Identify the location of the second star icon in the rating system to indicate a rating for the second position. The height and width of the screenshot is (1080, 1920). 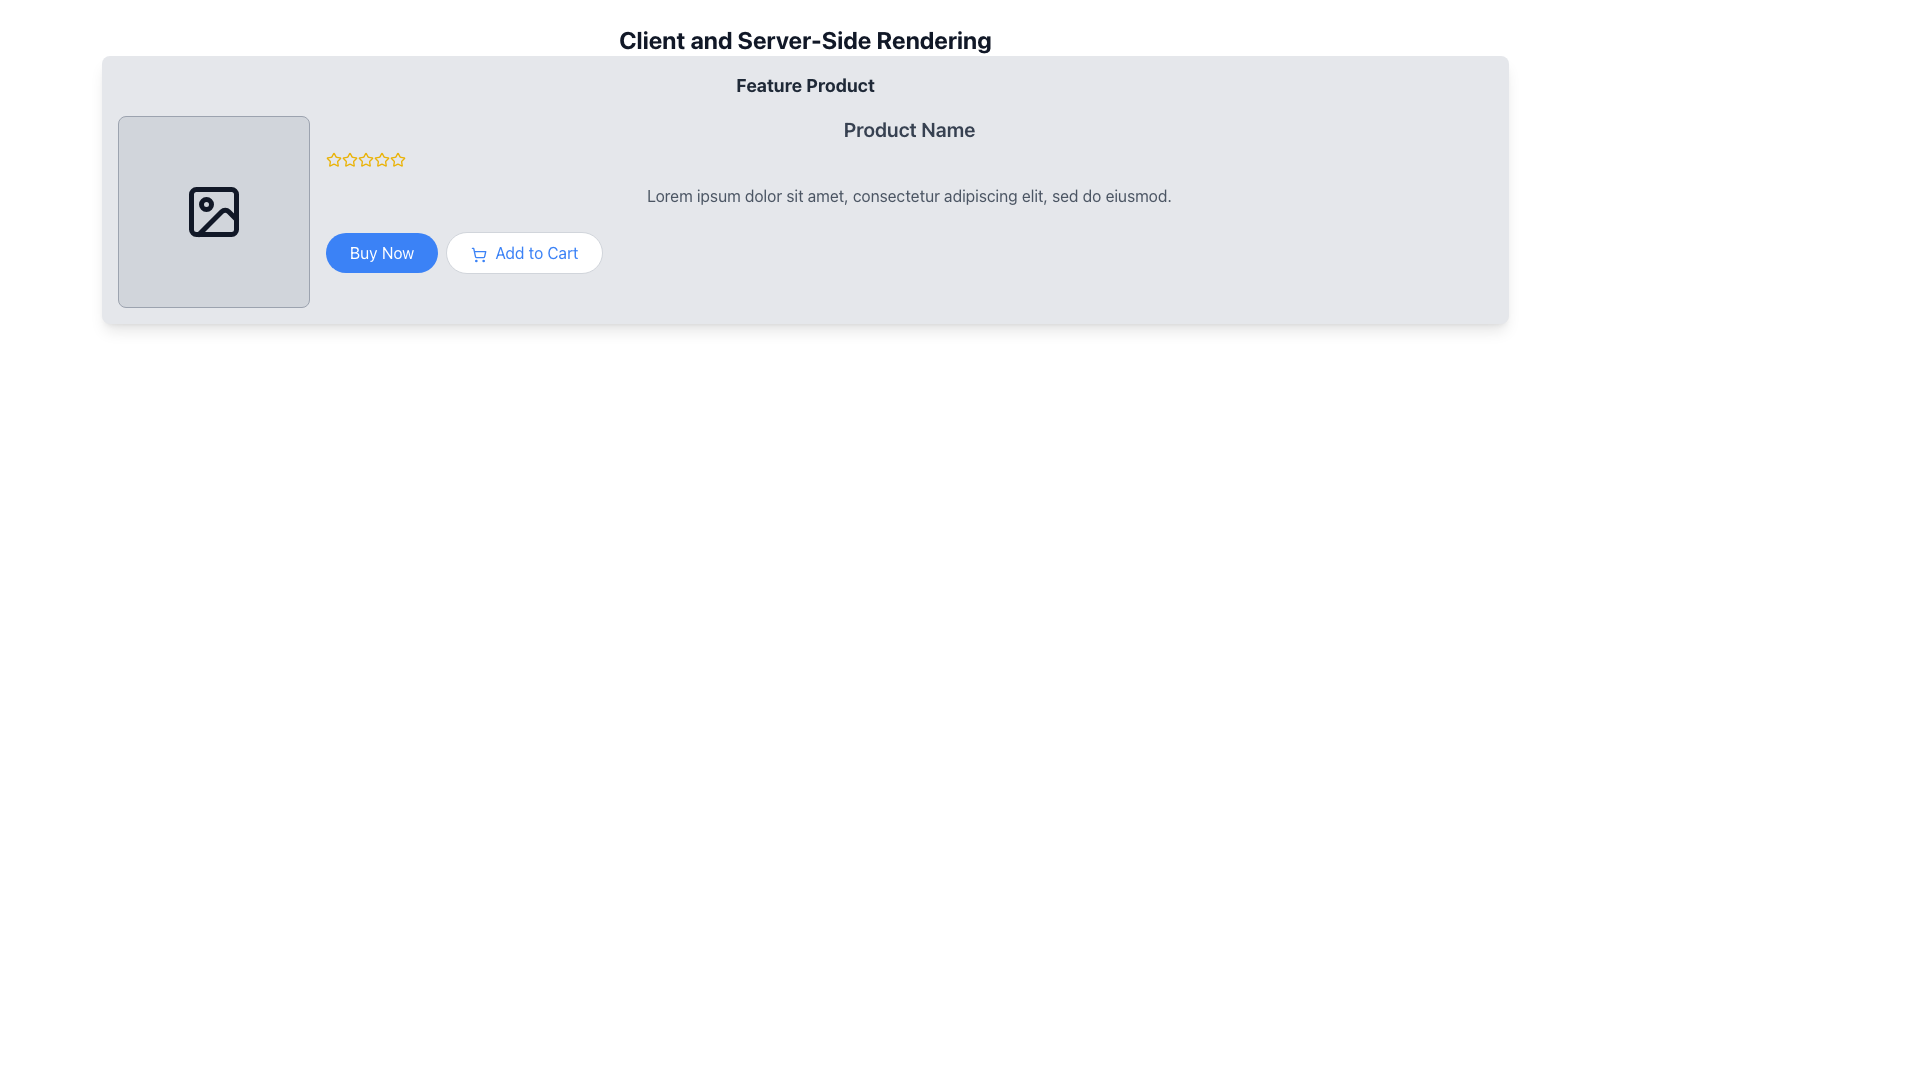
(365, 158).